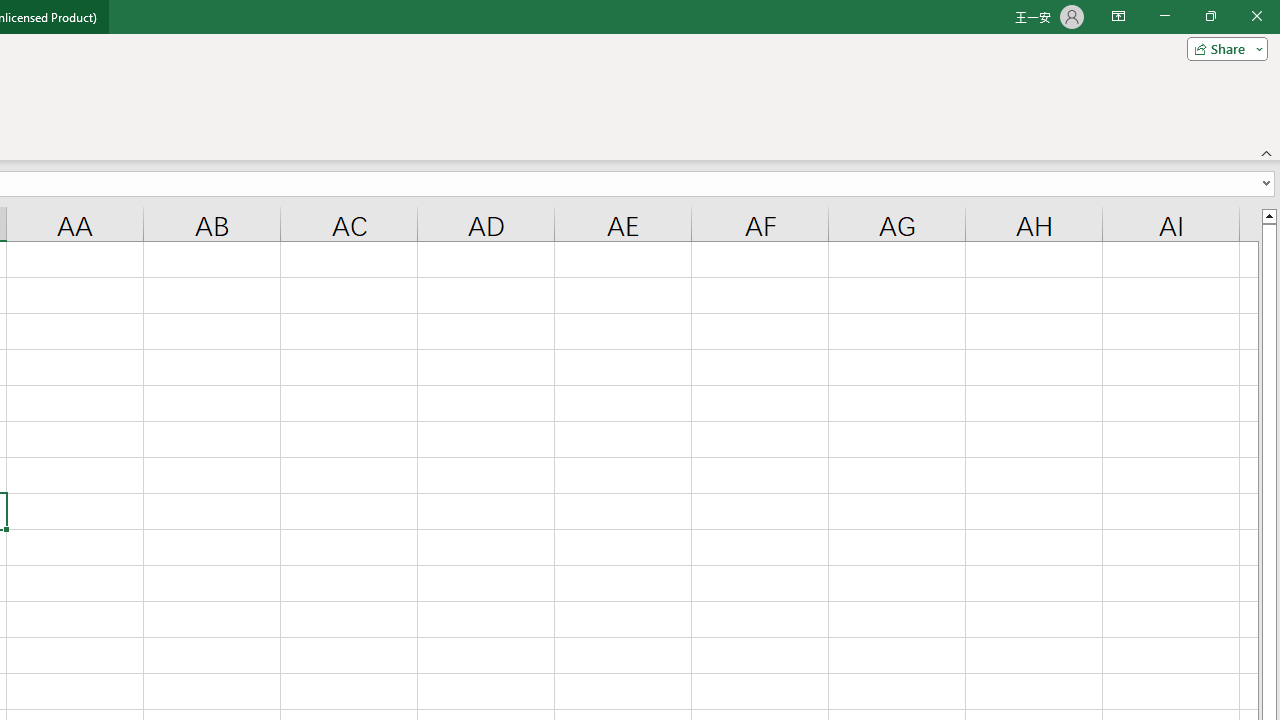 Image resolution: width=1280 pixels, height=720 pixels. I want to click on 'Line up', so click(1268, 215).